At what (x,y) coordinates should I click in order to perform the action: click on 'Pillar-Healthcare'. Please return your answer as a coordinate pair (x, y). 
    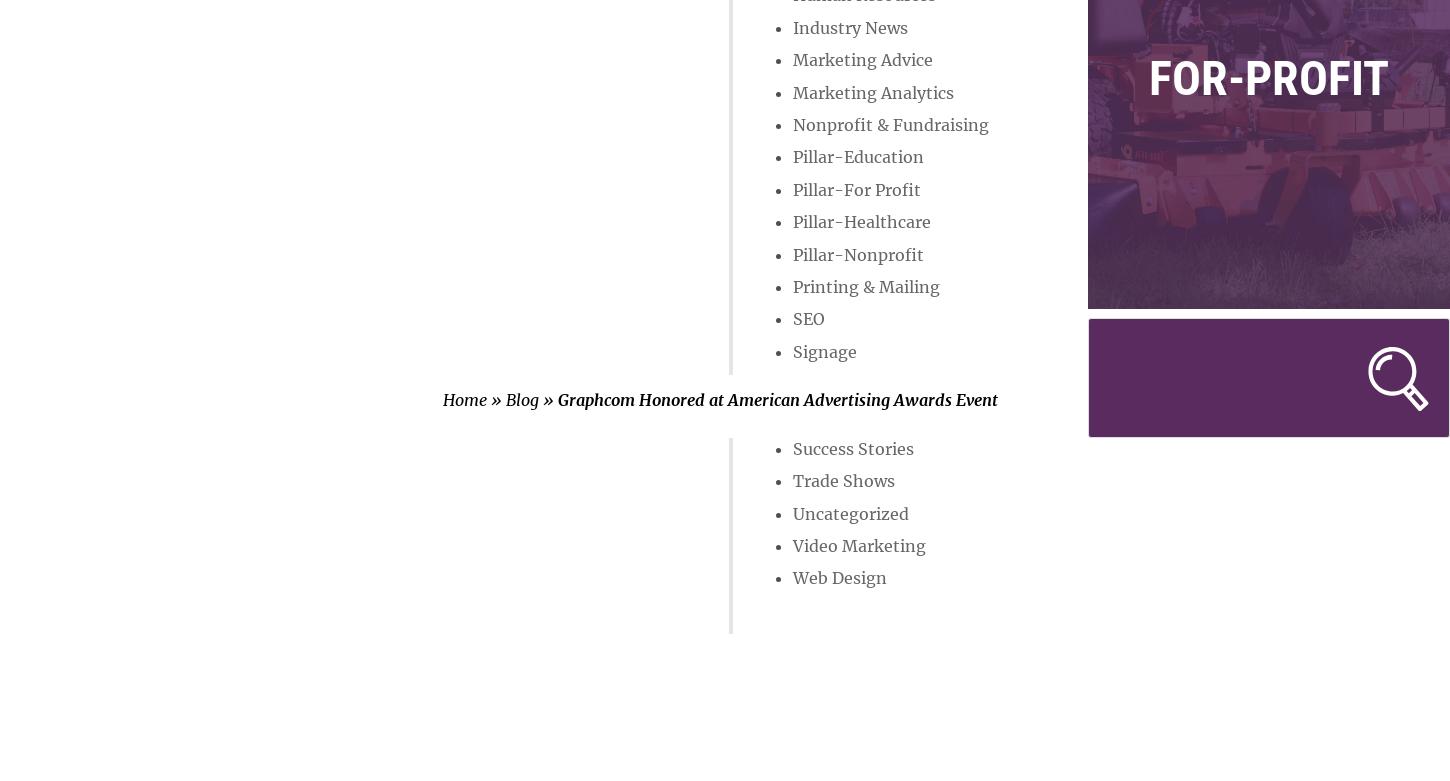
    Looking at the image, I should click on (860, 221).